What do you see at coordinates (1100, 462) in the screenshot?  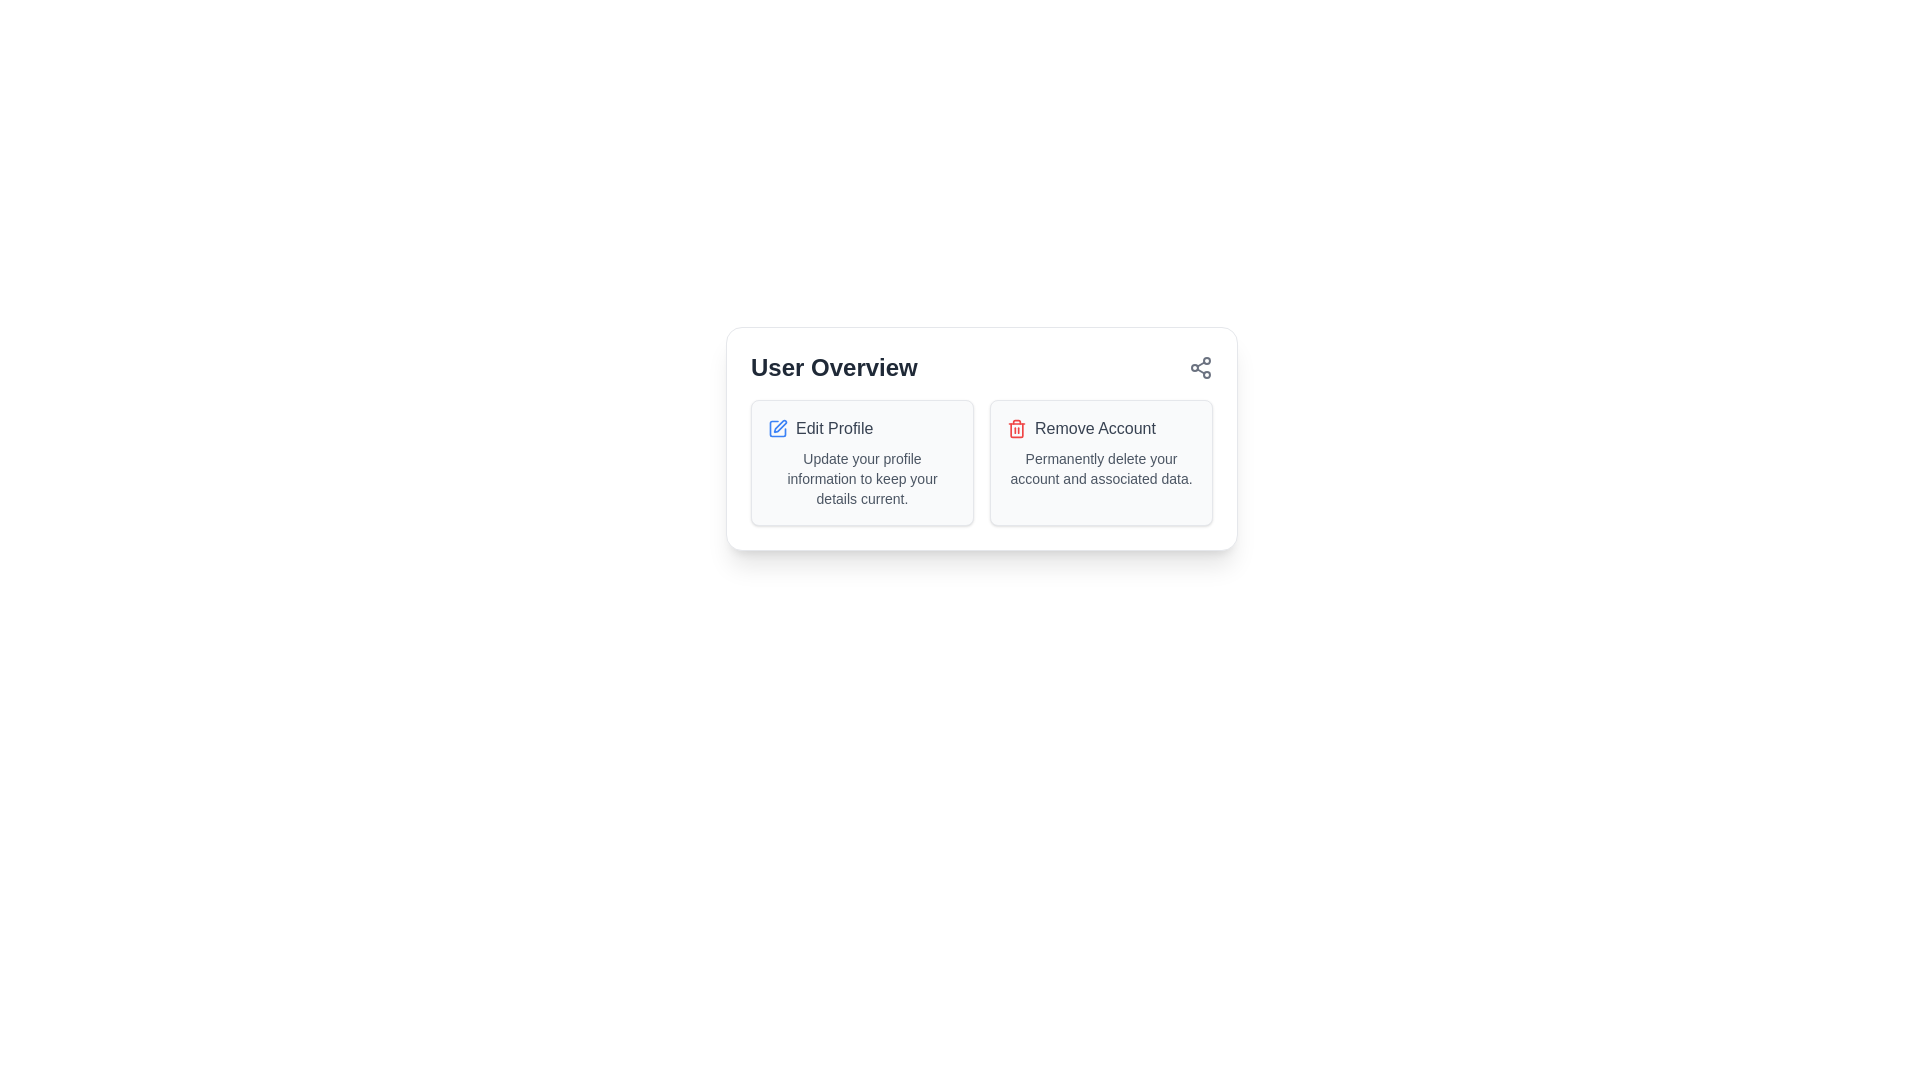 I see `the informational card that describes the action to remove an account permanently, located on the right side of the 'Edit Profile' section in a two-element grid layout` at bounding box center [1100, 462].